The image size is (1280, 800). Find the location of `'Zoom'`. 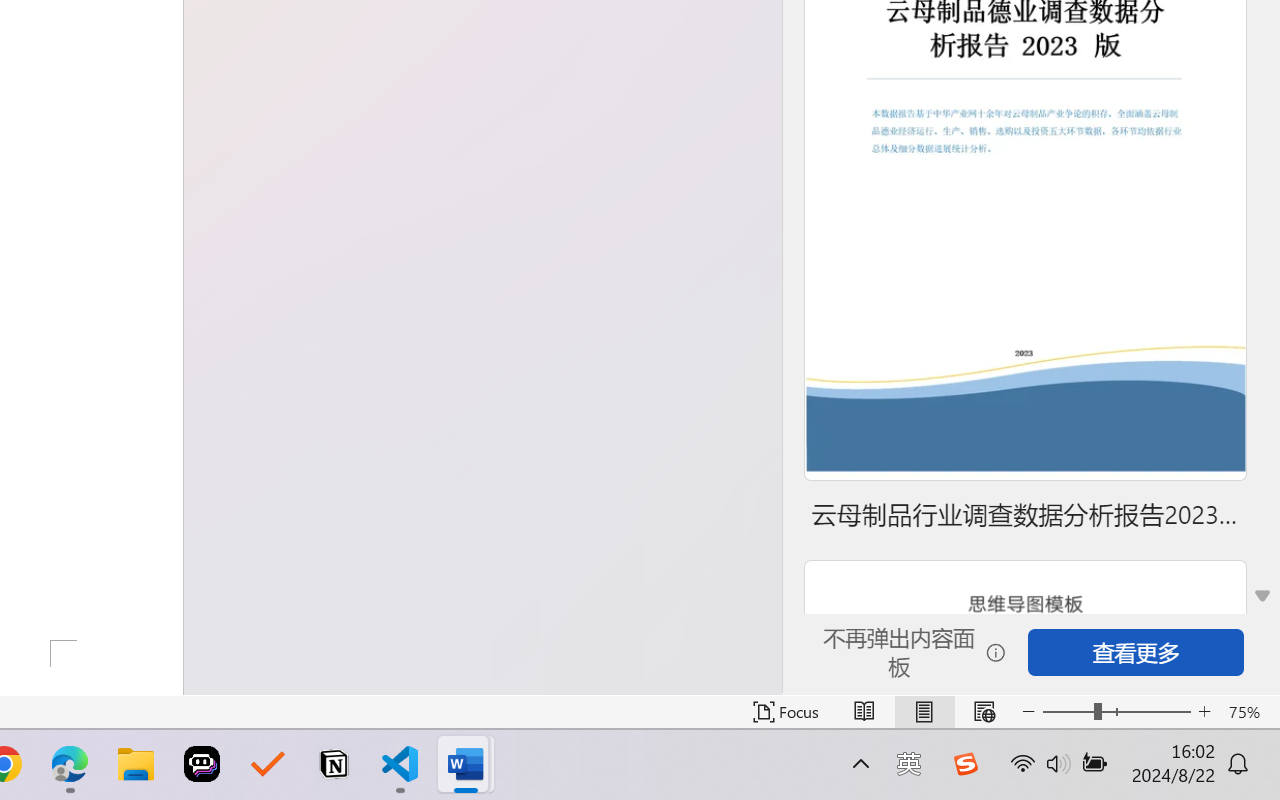

'Zoom' is located at coordinates (1115, 711).